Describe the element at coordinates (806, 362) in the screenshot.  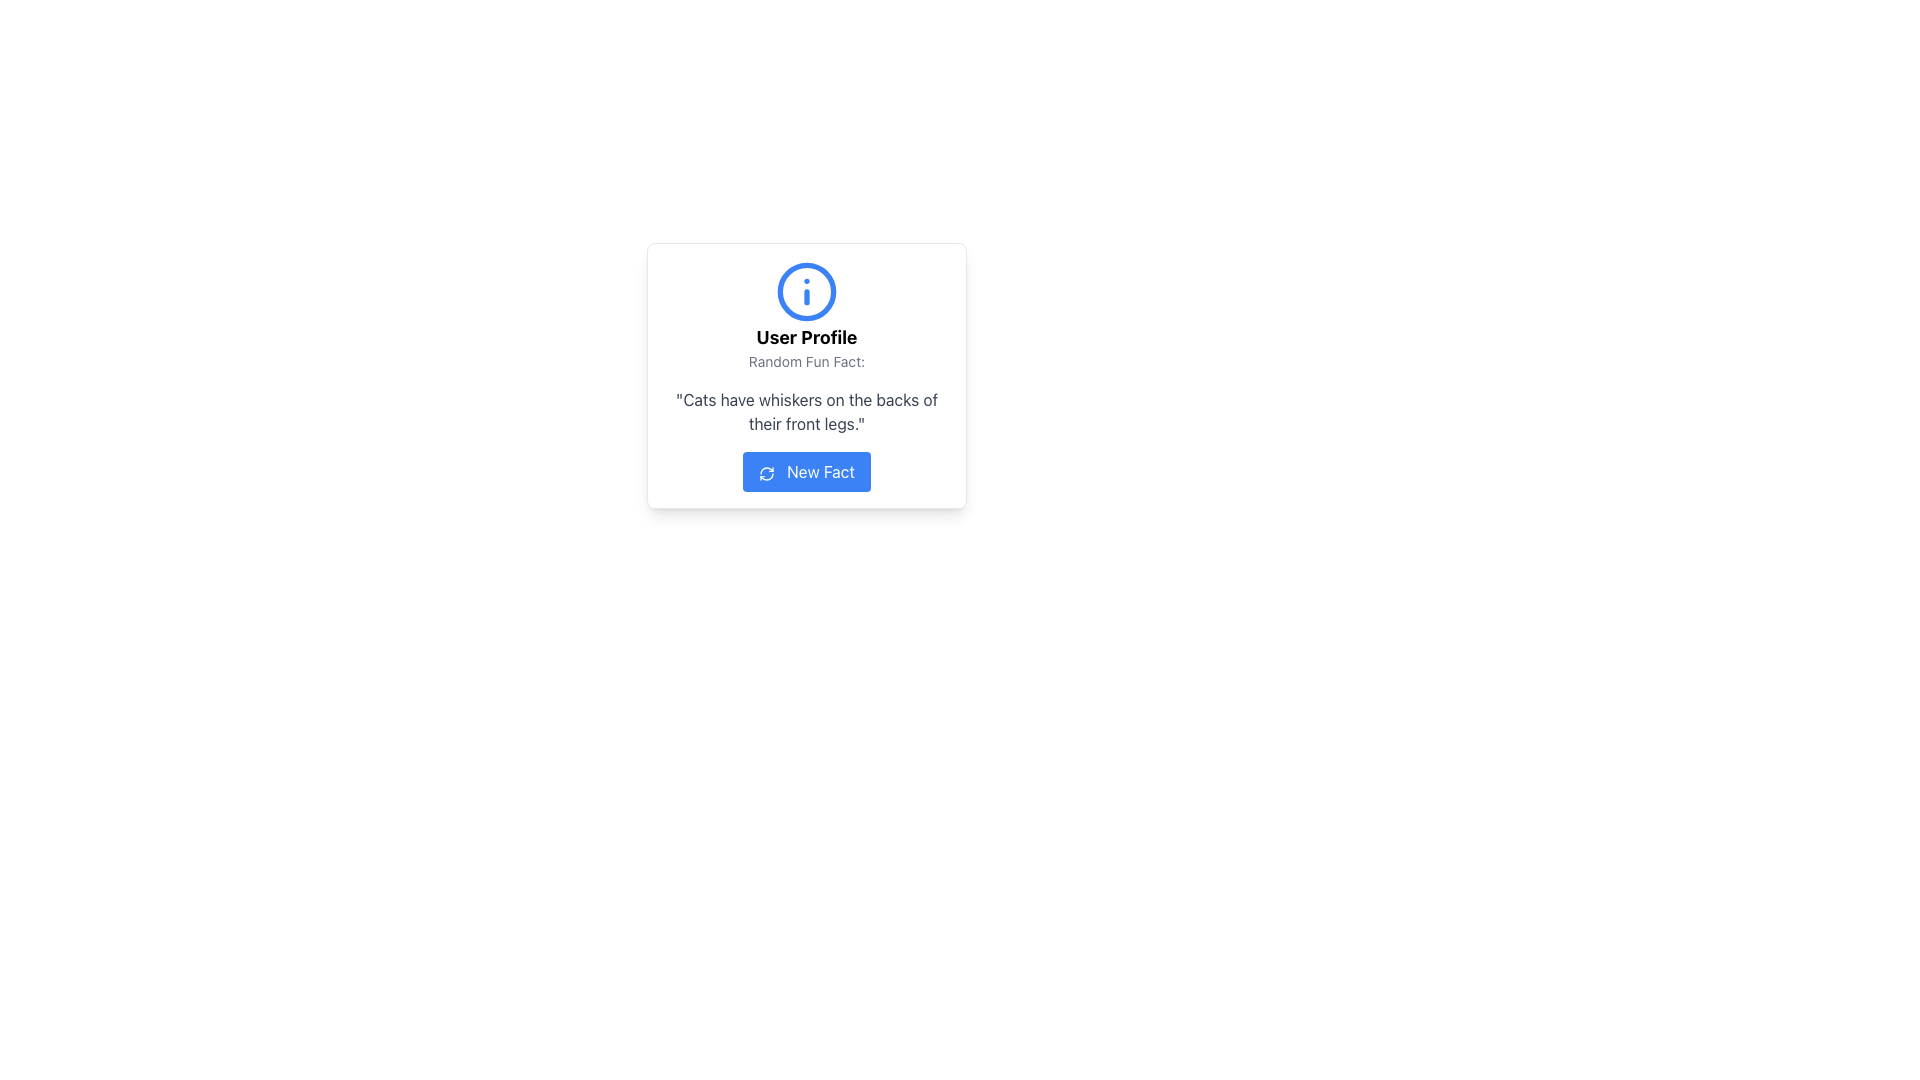
I see `the static informative text that reads 'Random Fun Fact:', which is styled in a small gray font and located directly below 'User Profile'` at that location.